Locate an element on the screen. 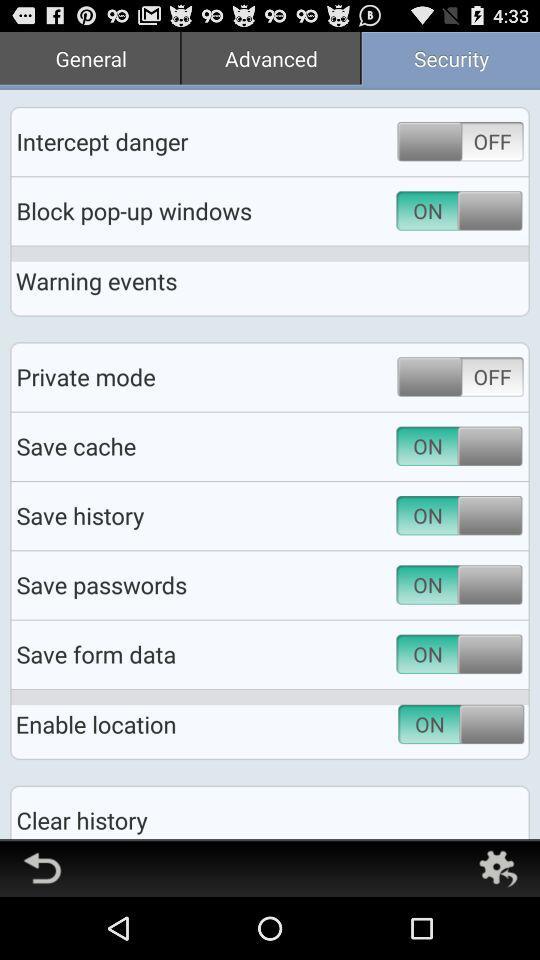  previous button is located at coordinates (42, 867).